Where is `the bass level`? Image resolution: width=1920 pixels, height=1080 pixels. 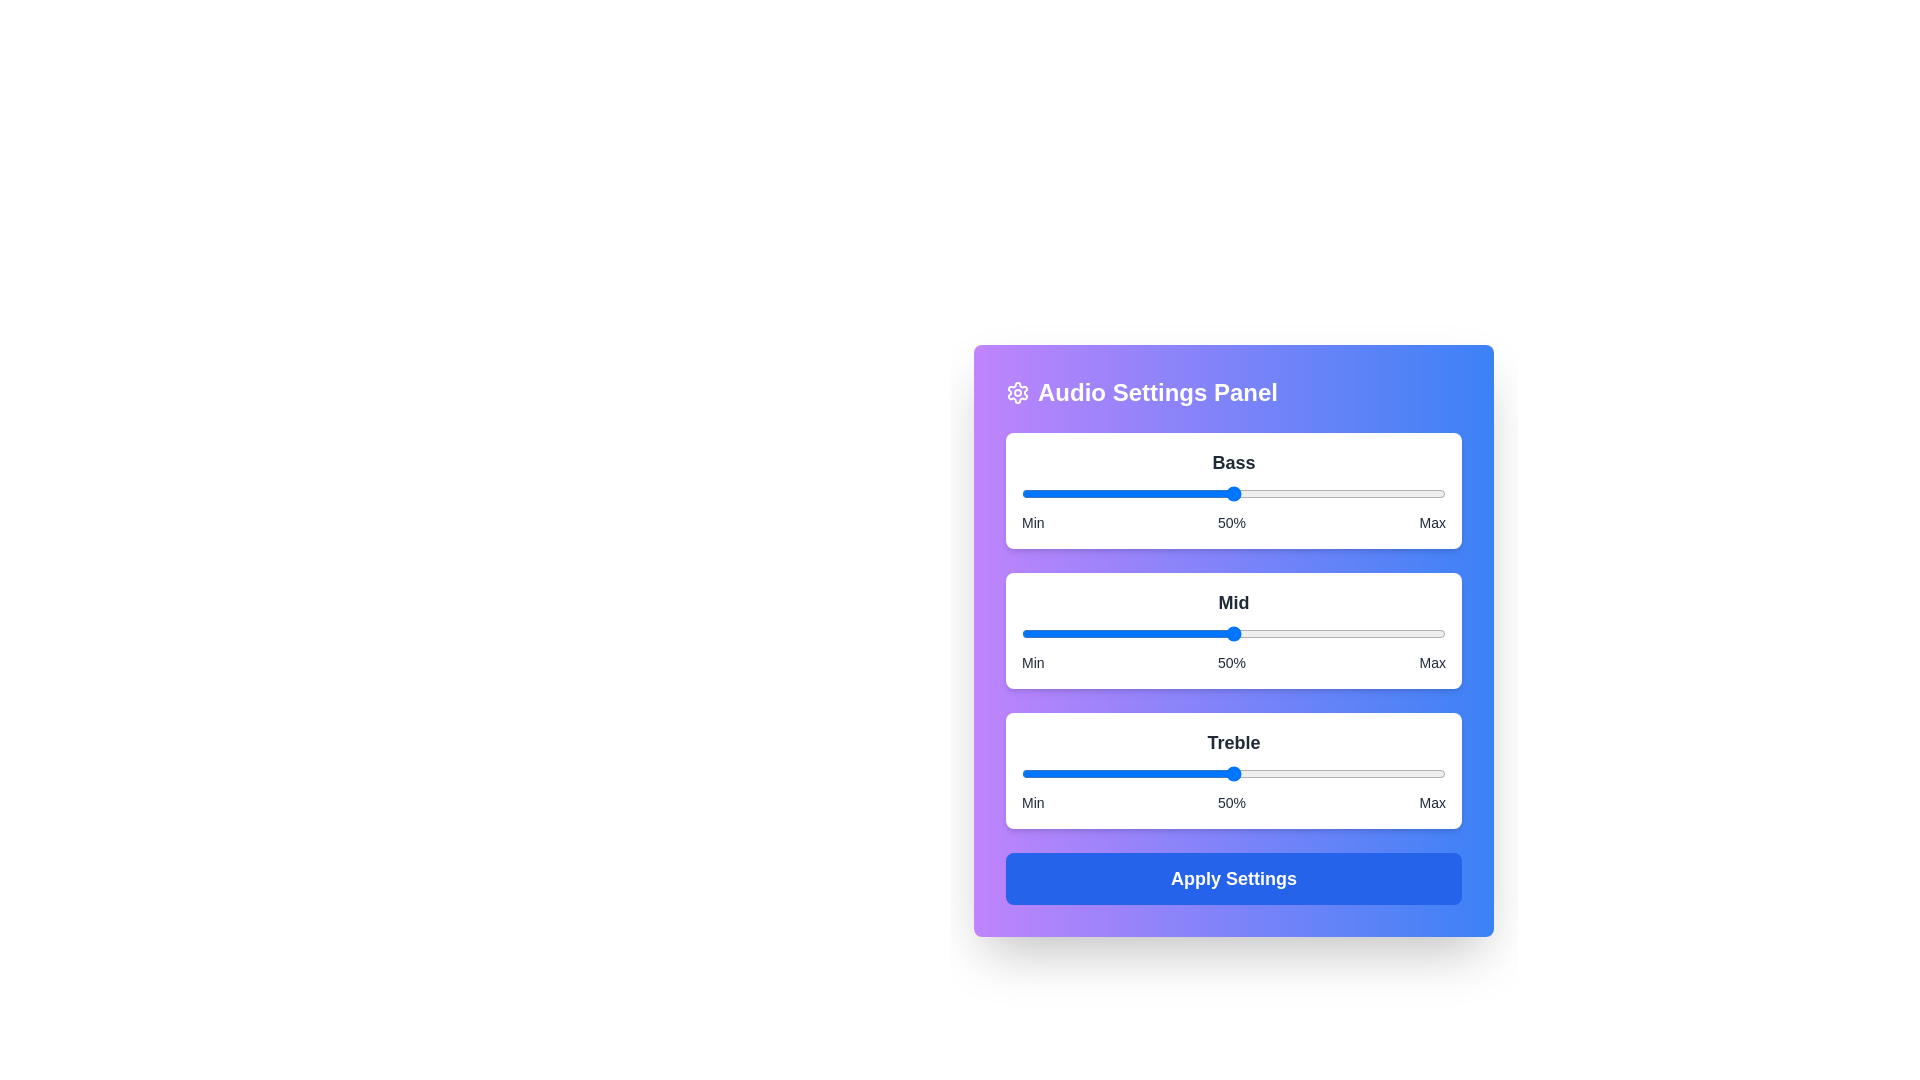 the bass level is located at coordinates (1377, 493).